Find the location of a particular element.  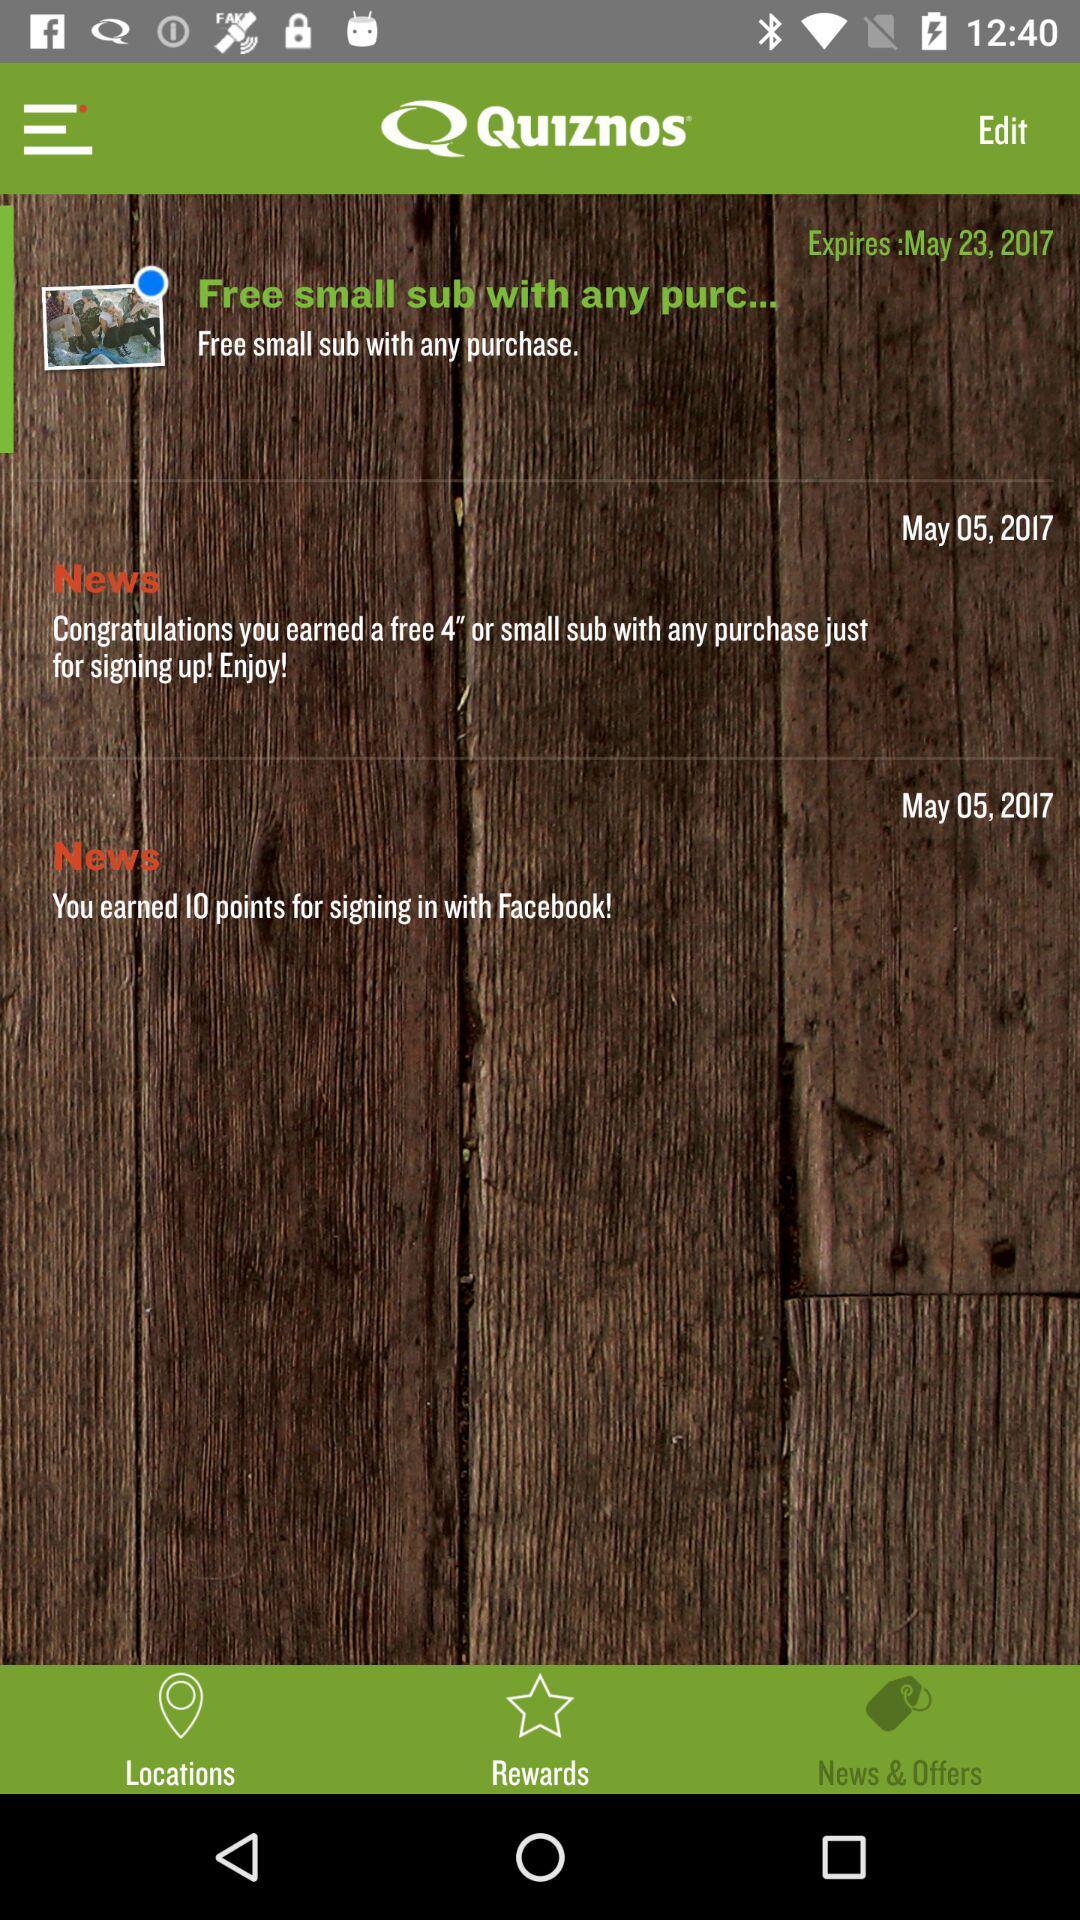

menu paga is located at coordinates (54, 127).